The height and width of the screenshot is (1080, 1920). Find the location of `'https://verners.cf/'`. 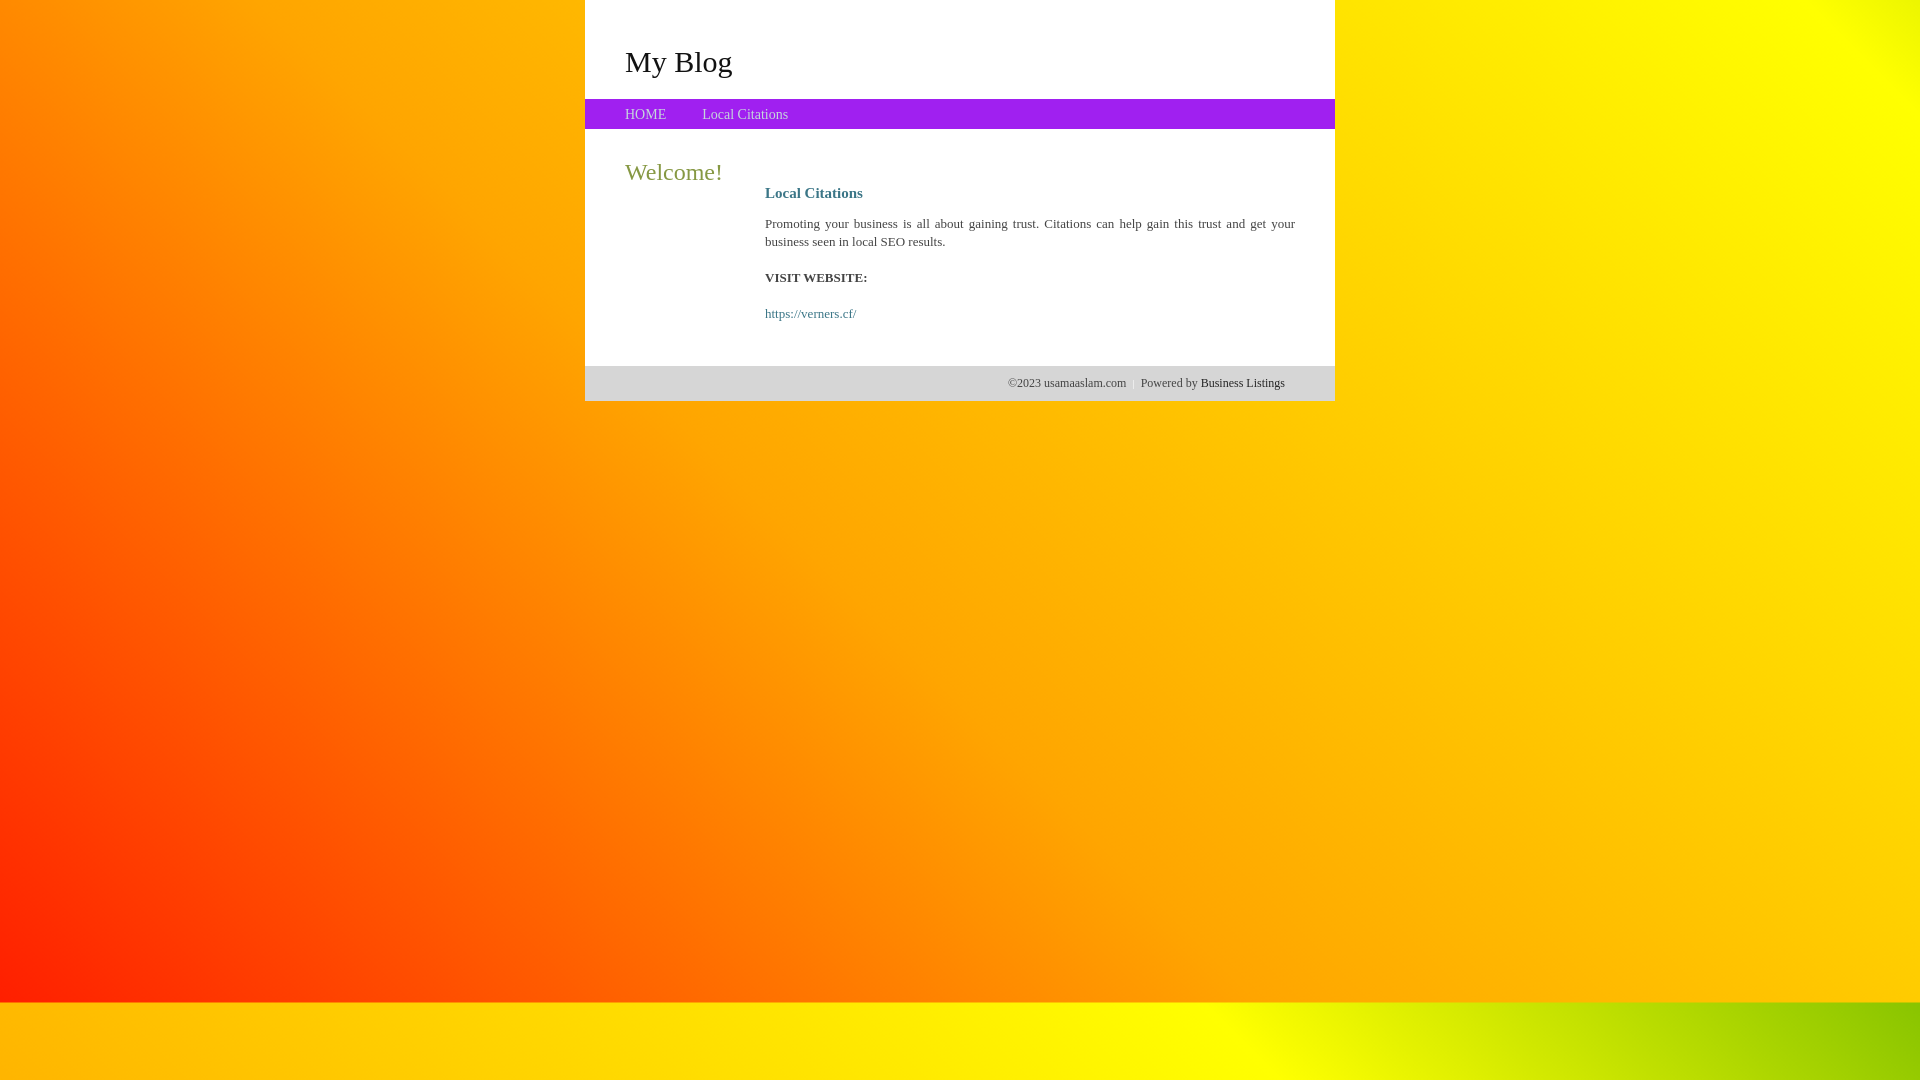

'https://verners.cf/' is located at coordinates (810, 313).